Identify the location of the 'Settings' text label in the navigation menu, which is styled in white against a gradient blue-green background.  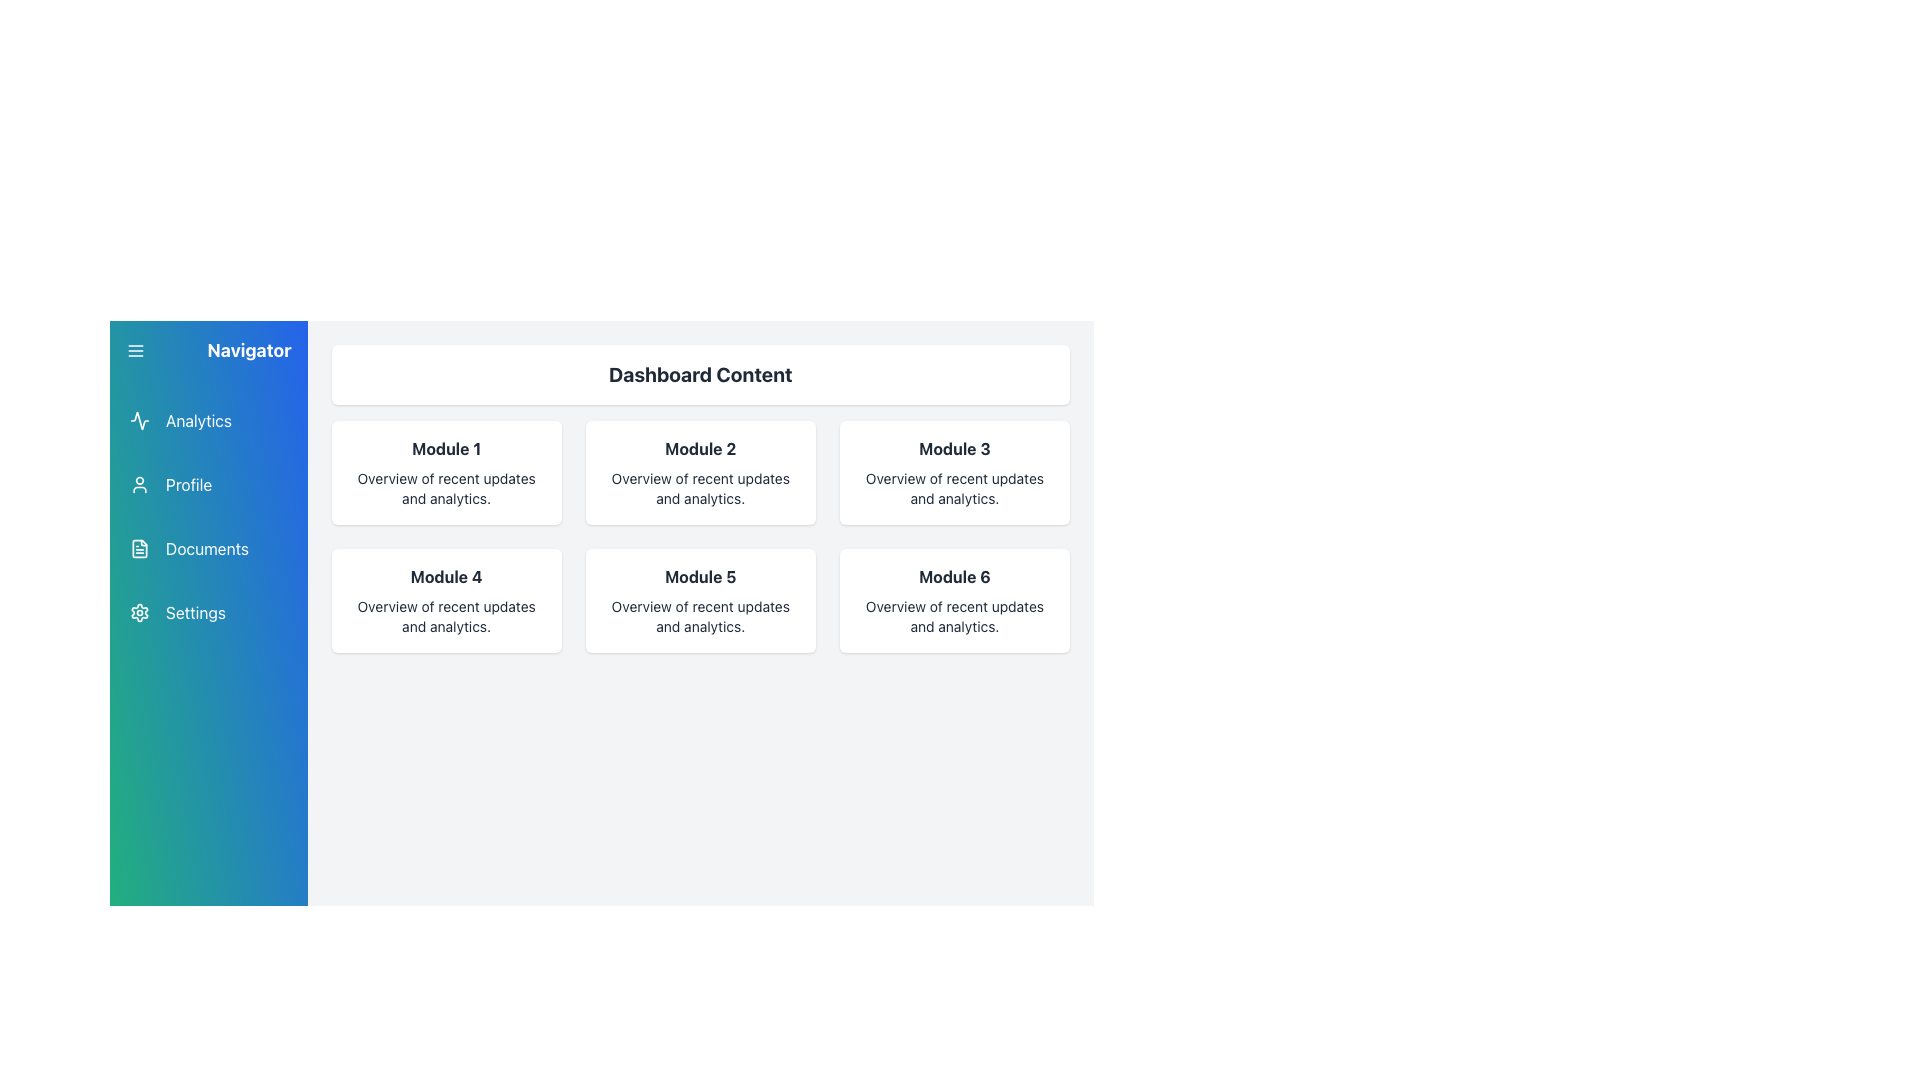
(196, 612).